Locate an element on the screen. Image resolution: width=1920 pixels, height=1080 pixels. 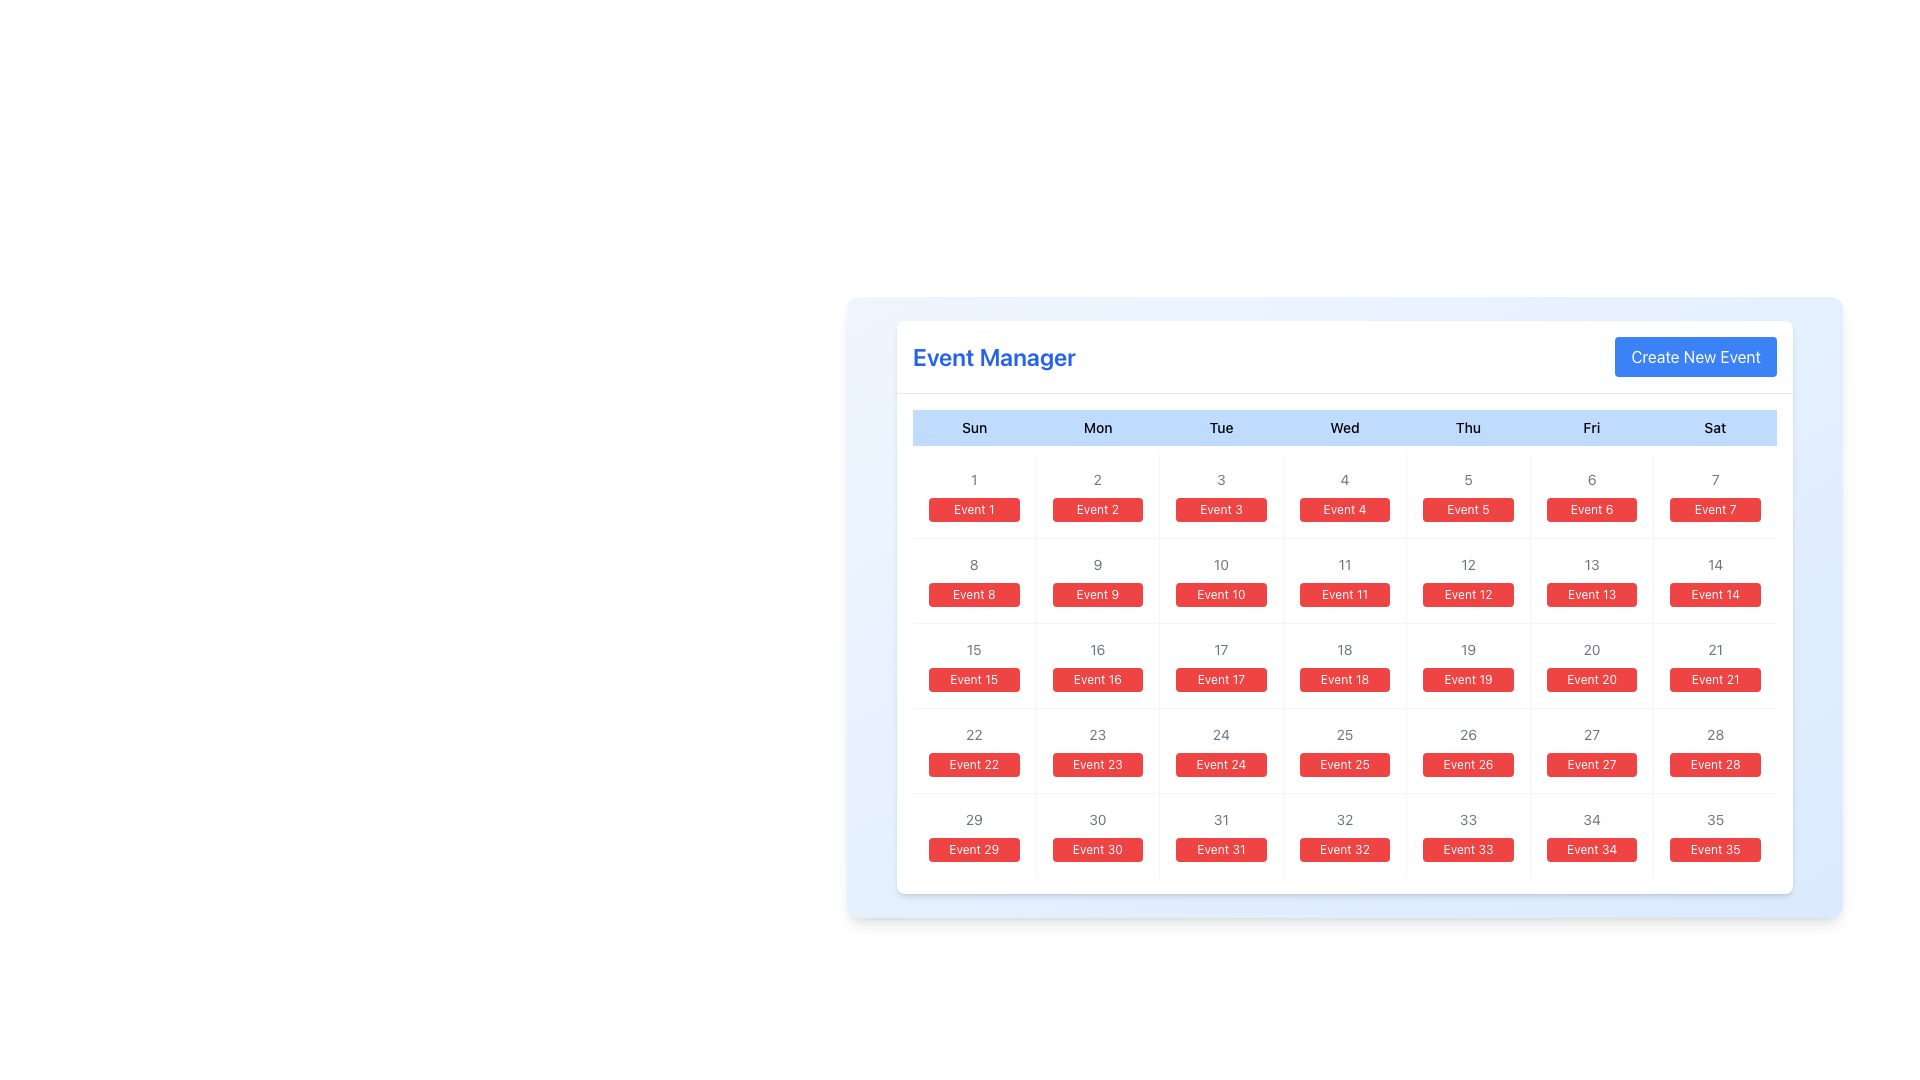
the Calendar Date Item located in the third column and second row of the grid, between 'Event 8' and 'Event 10' is located at coordinates (1096, 581).